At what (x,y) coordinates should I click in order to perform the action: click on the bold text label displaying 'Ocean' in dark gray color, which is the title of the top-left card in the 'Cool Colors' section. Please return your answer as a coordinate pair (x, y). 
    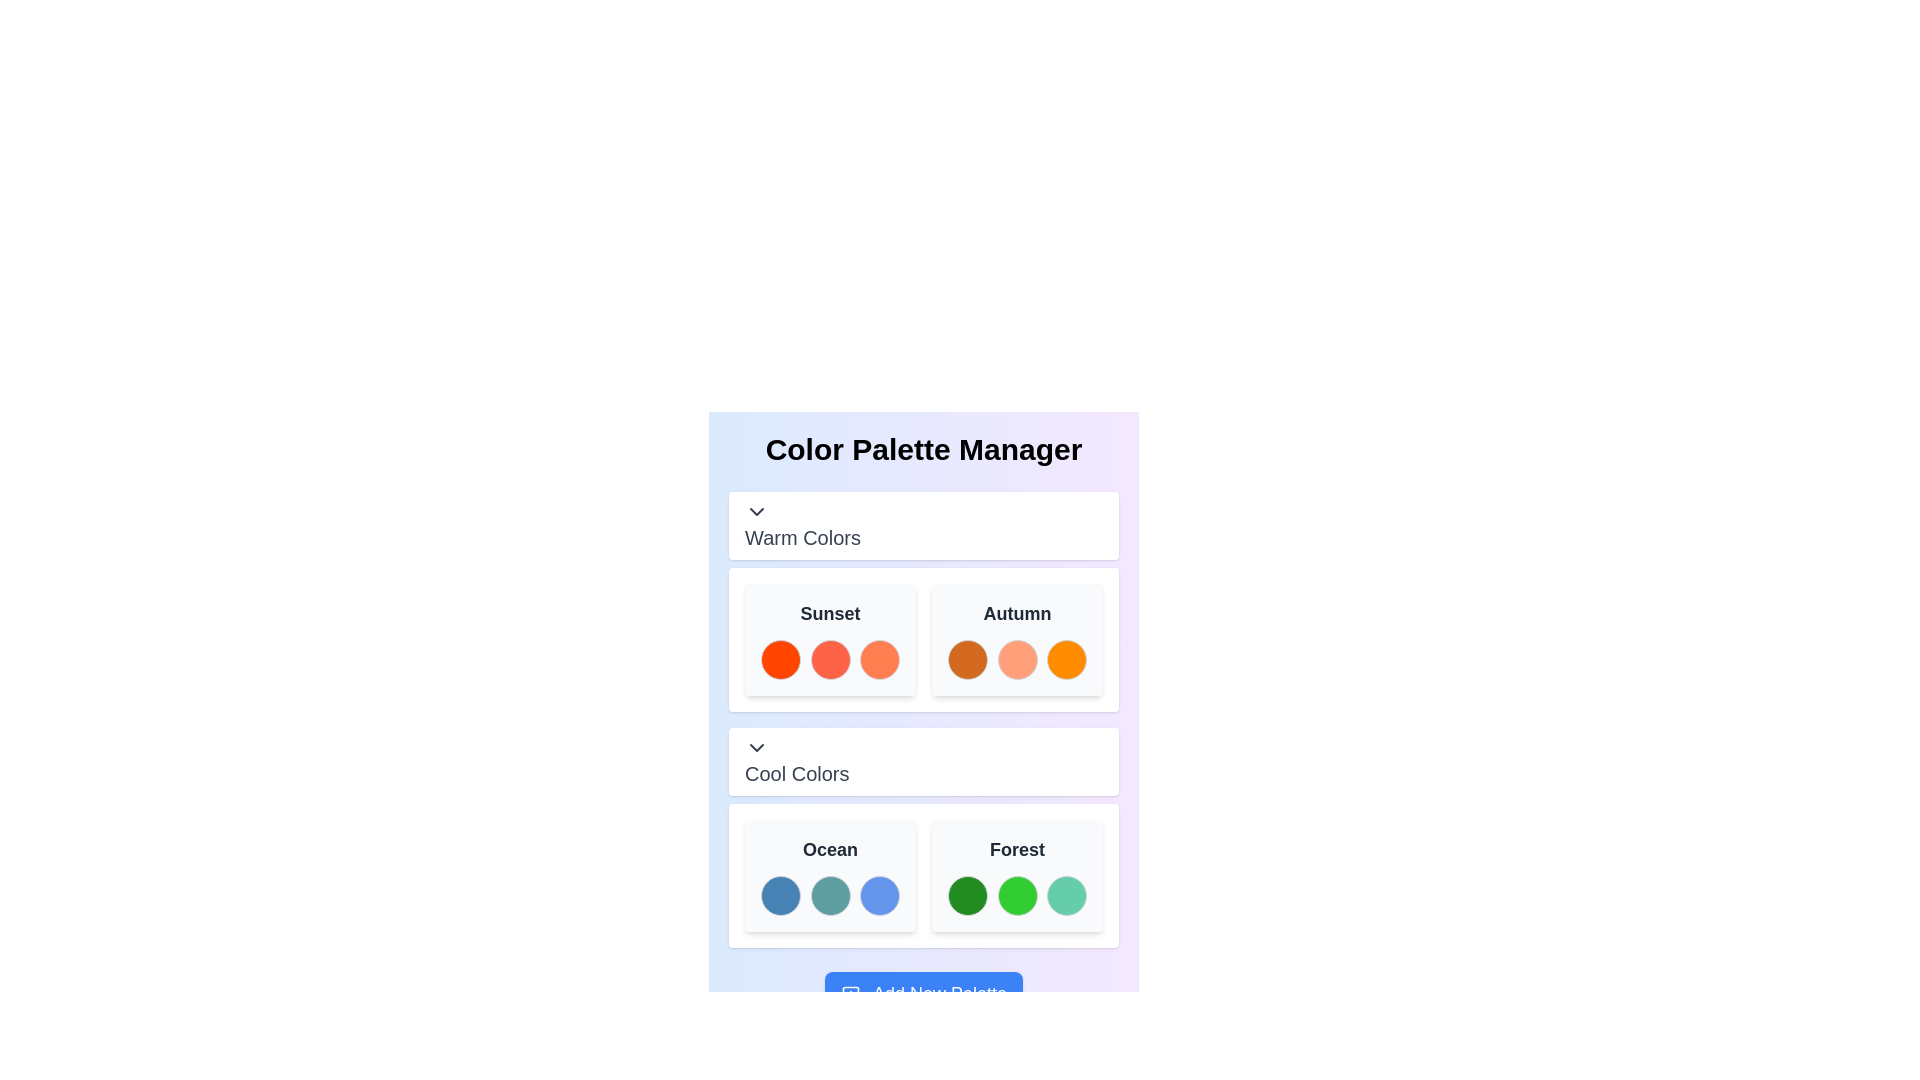
    Looking at the image, I should click on (830, 849).